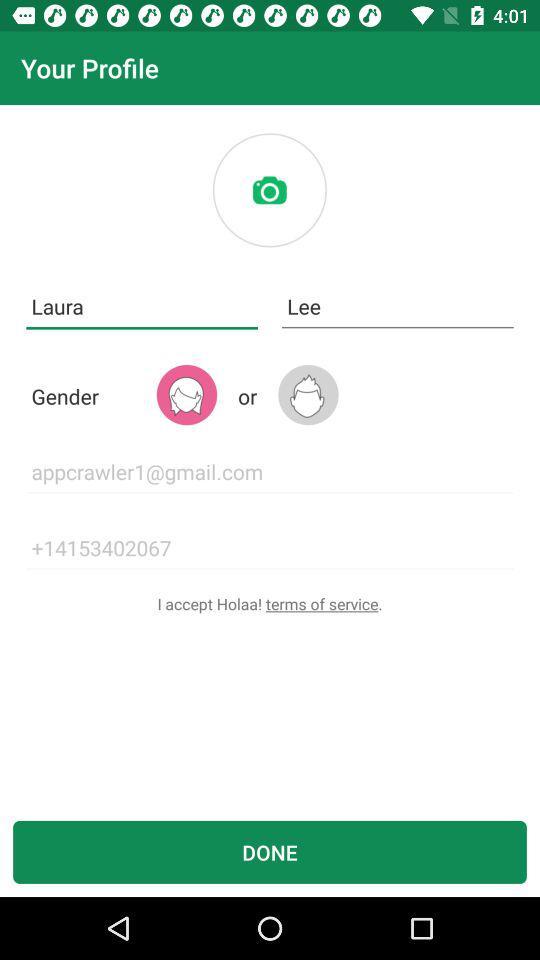 The height and width of the screenshot is (960, 540). Describe the element at coordinates (269, 190) in the screenshot. I see `insert photo here` at that location.